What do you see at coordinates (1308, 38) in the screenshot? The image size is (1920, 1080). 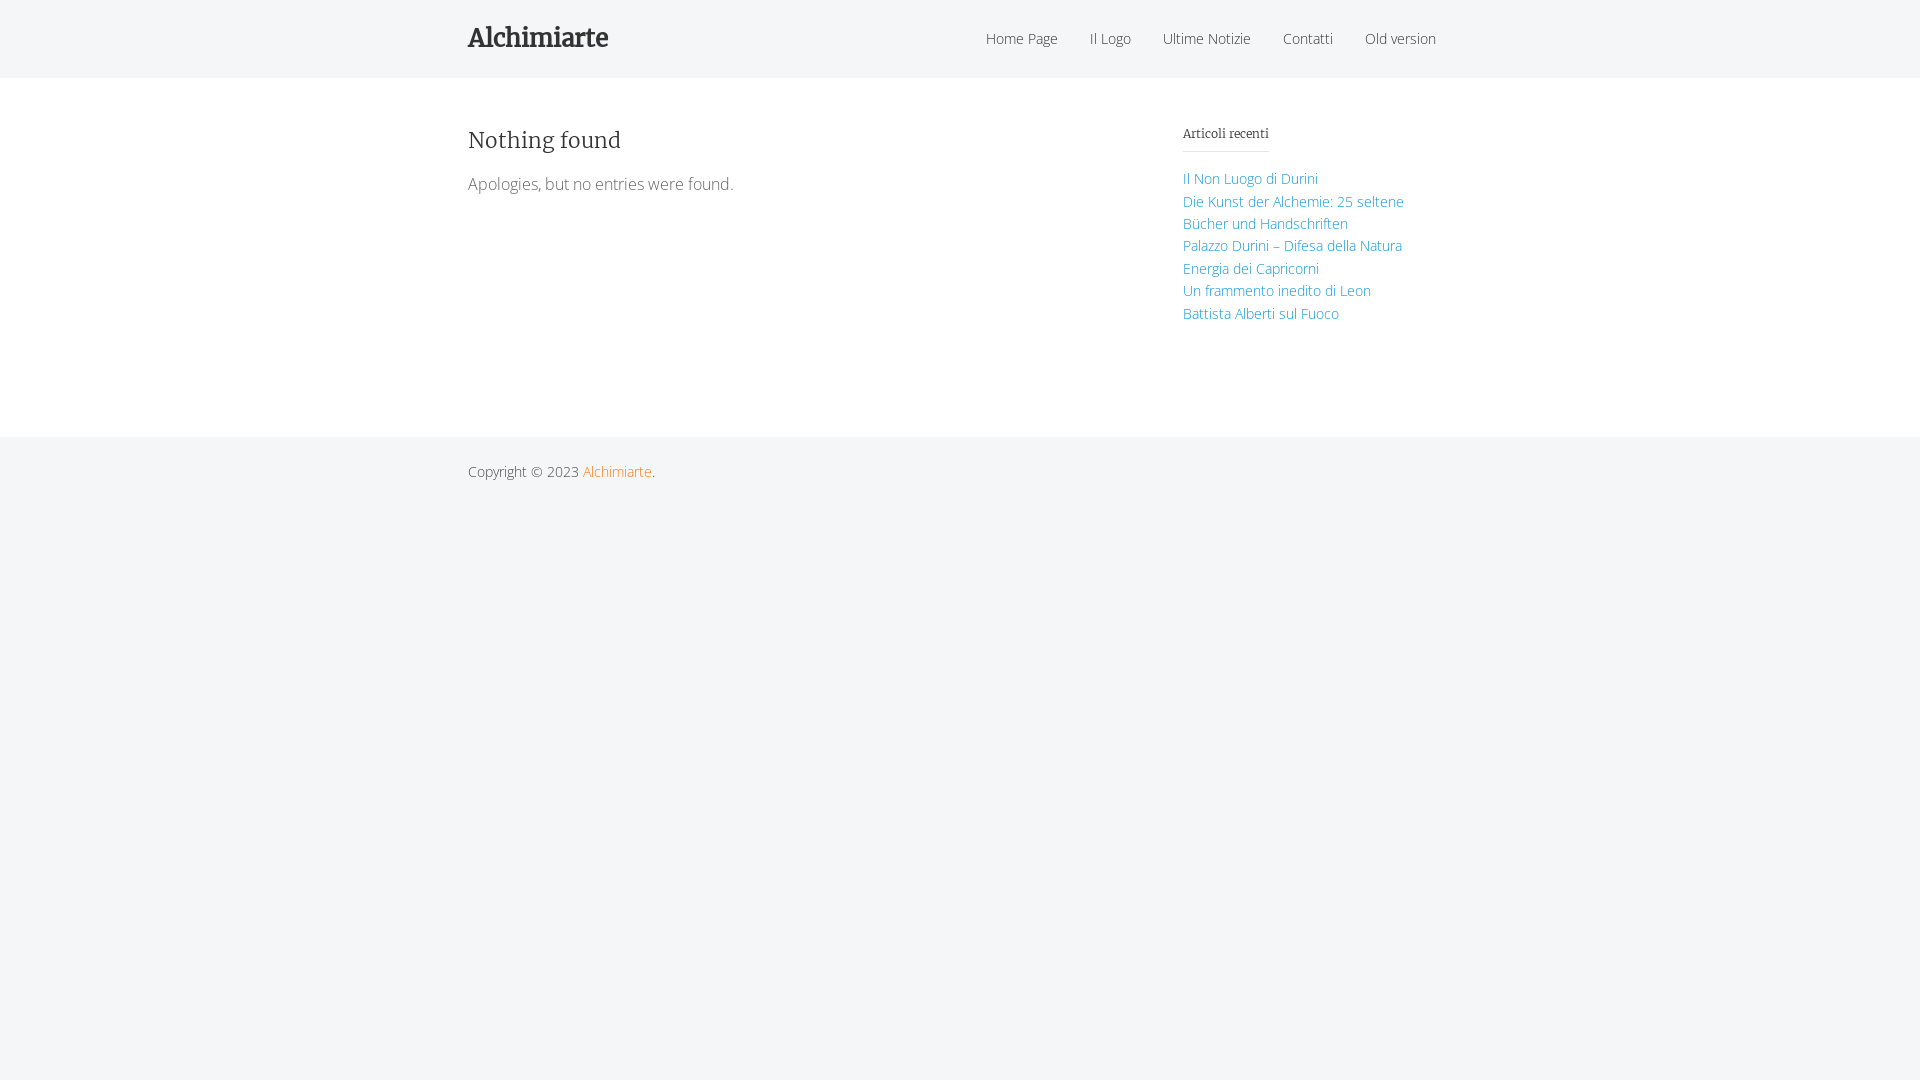 I see `'Contatti'` at bounding box center [1308, 38].